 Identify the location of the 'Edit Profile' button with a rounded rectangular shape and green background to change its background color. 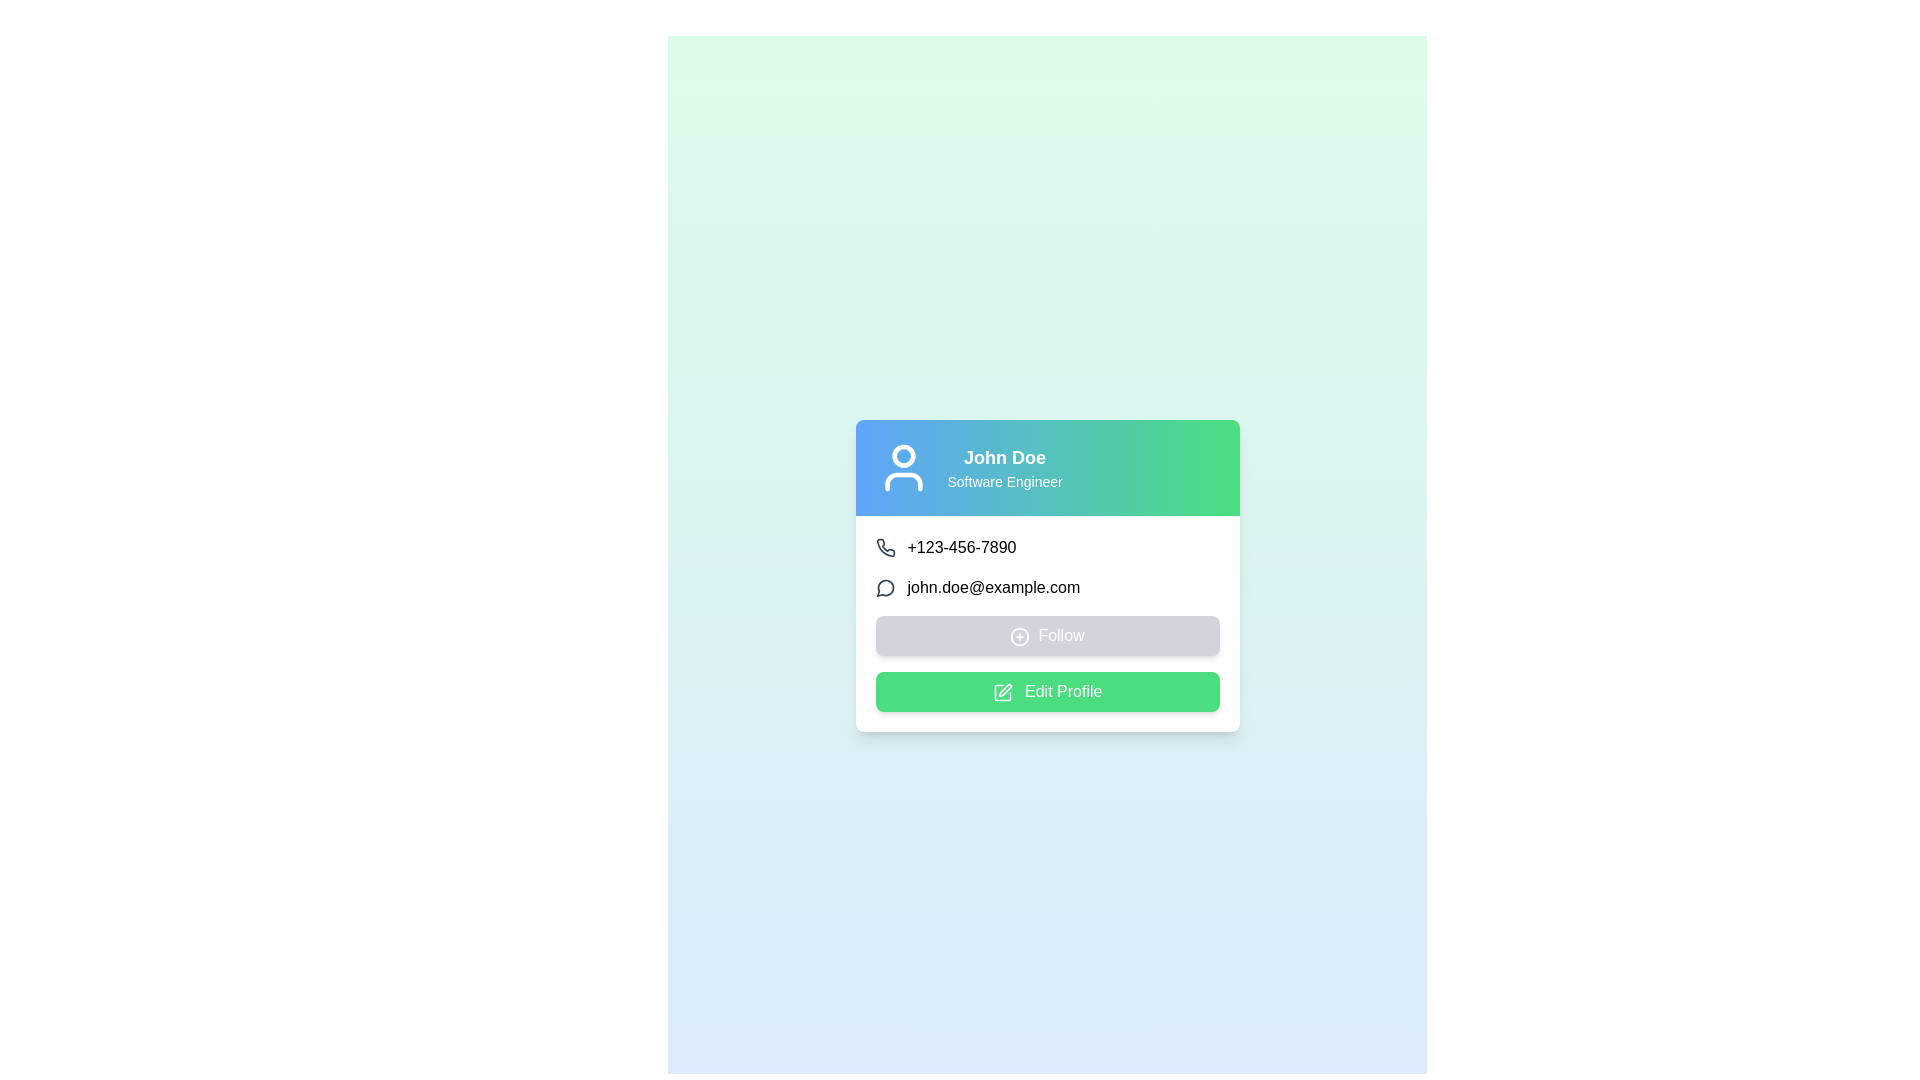
(1046, 690).